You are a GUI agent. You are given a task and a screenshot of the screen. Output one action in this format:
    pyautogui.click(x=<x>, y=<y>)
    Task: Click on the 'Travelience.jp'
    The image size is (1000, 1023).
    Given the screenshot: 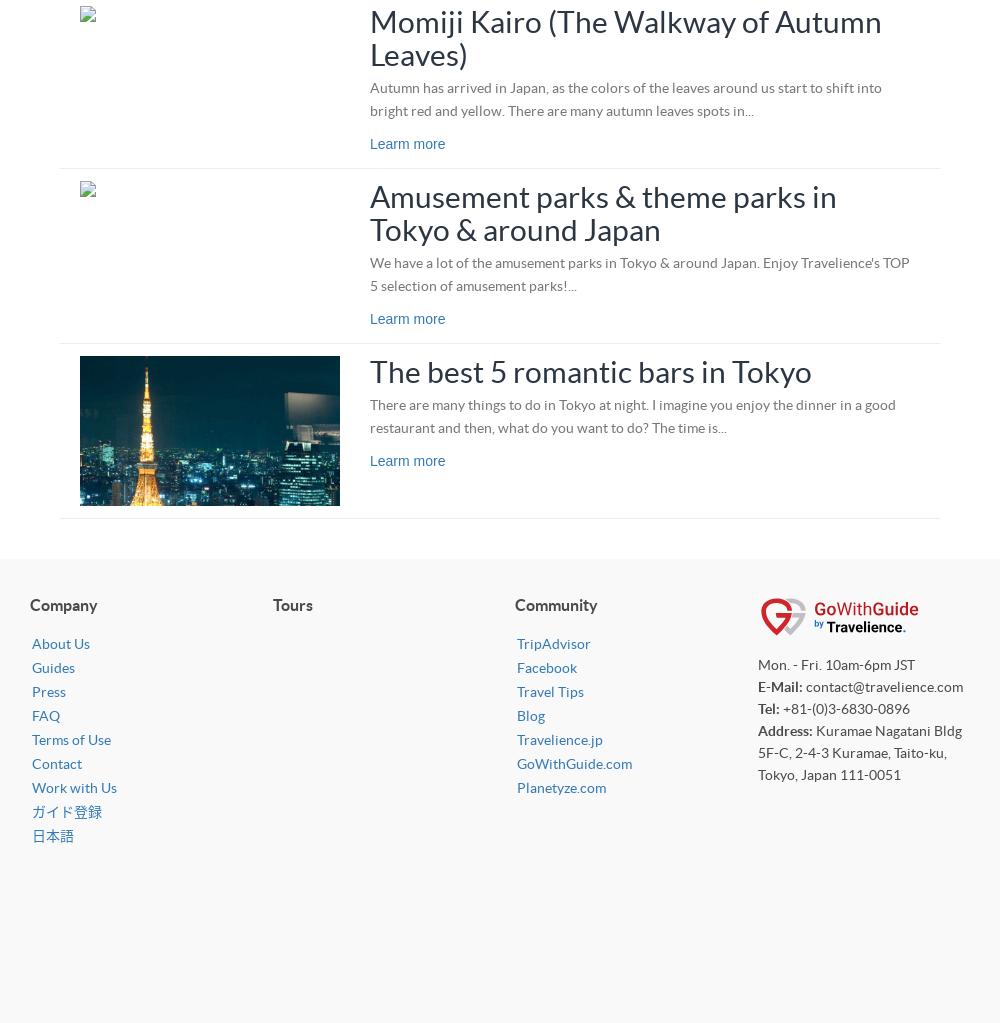 What is the action you would take?
    pyautogui.click(x=517, y=739)
    